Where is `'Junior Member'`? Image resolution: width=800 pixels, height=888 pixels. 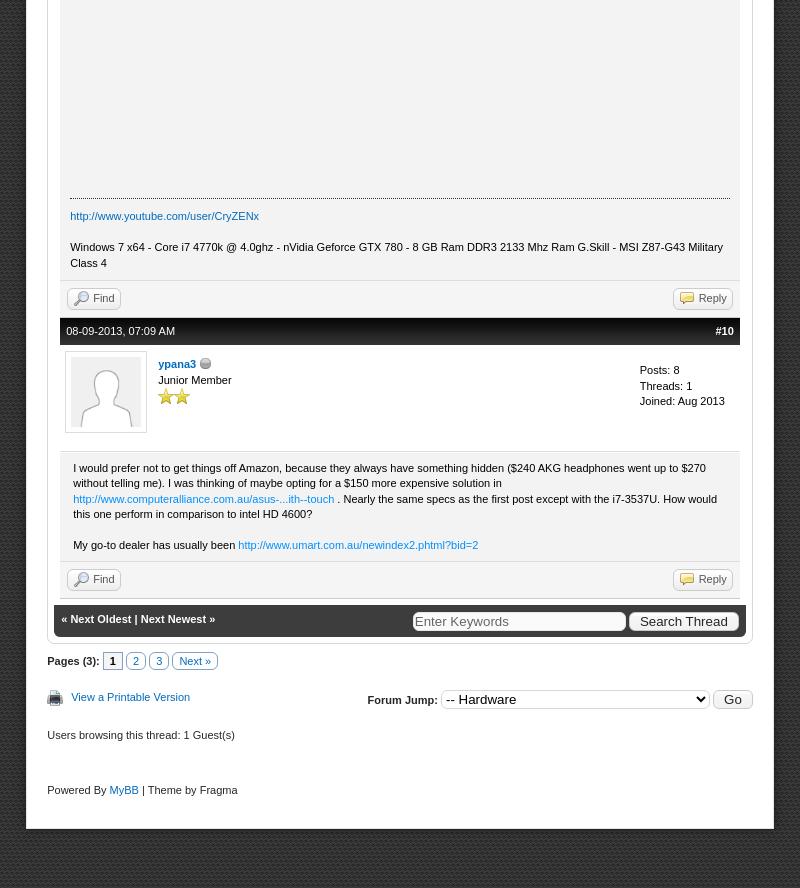 'Junior Member' is located at coordinates (193, 378).